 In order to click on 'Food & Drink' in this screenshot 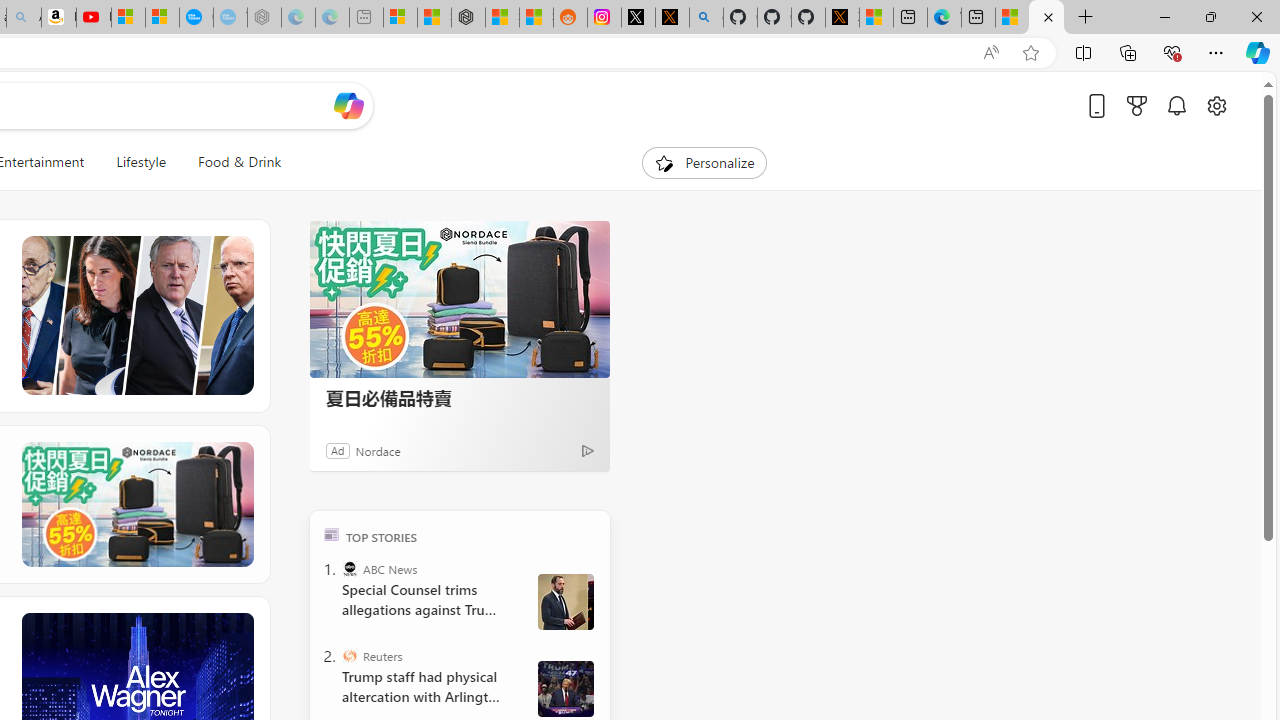, I will do `click(231, 162)`.